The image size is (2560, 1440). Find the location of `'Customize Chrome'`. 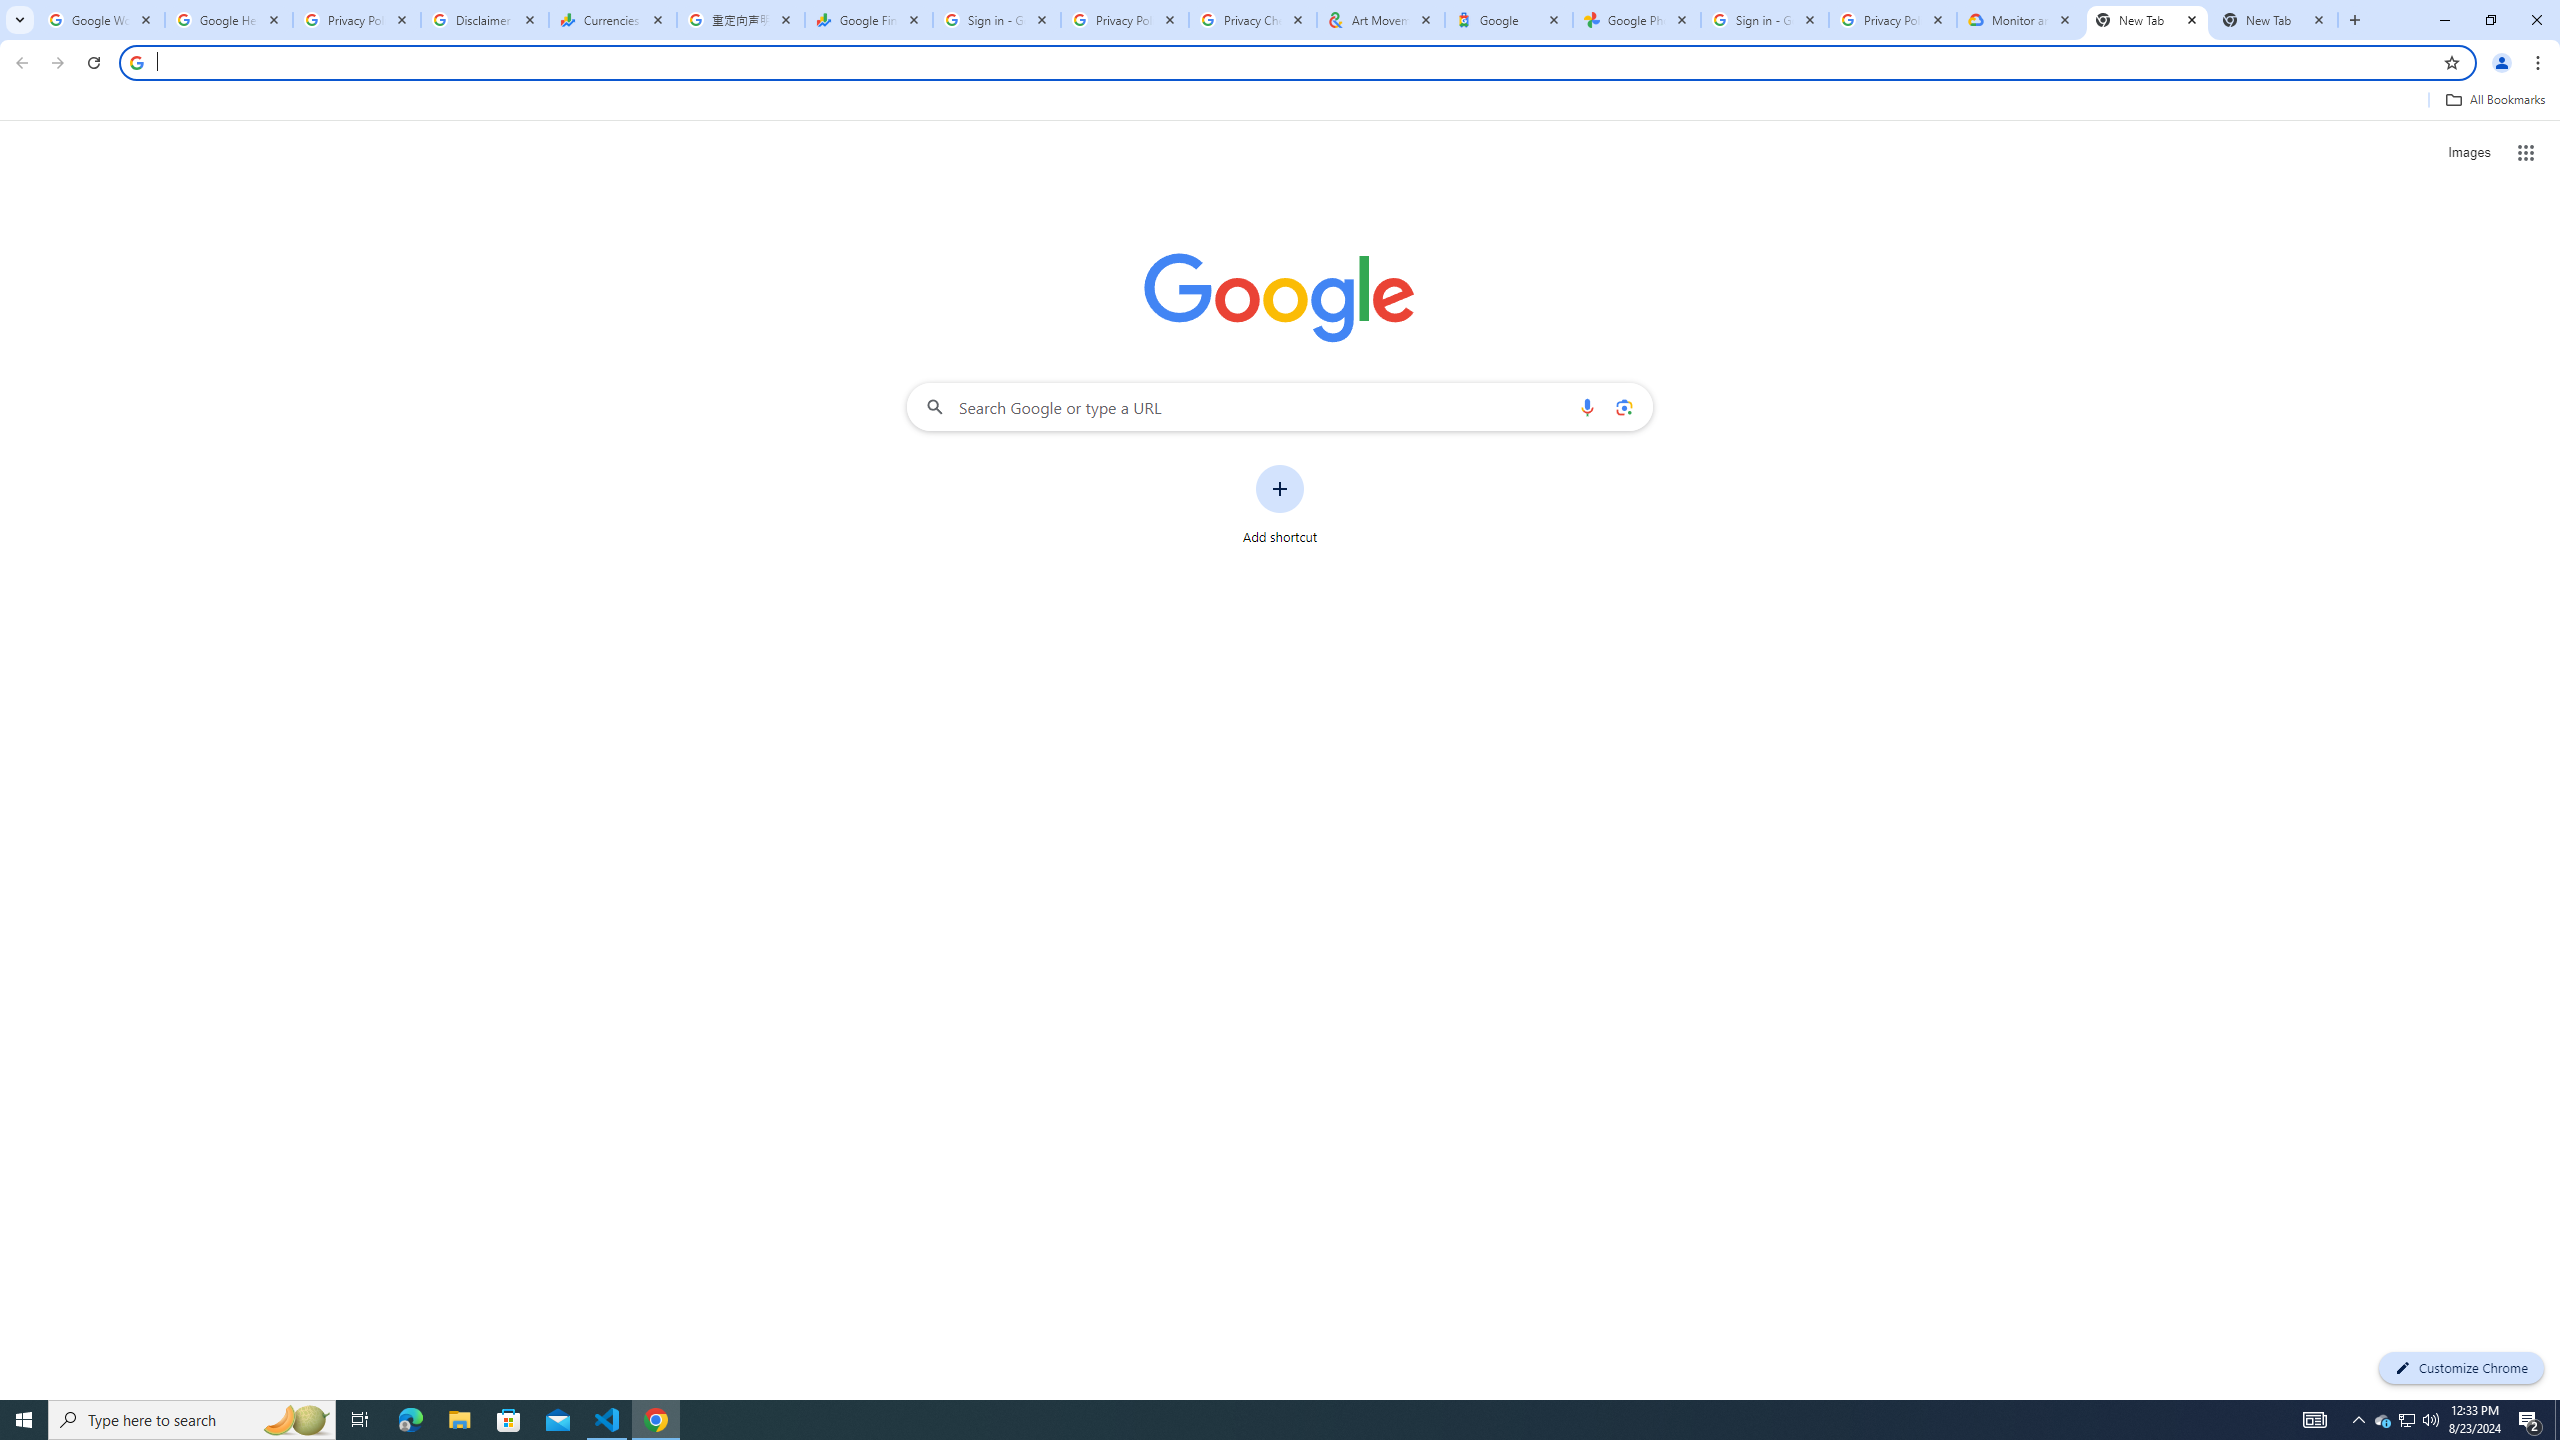

'Customize Chrome' is located at coordinates (2461, 1367).